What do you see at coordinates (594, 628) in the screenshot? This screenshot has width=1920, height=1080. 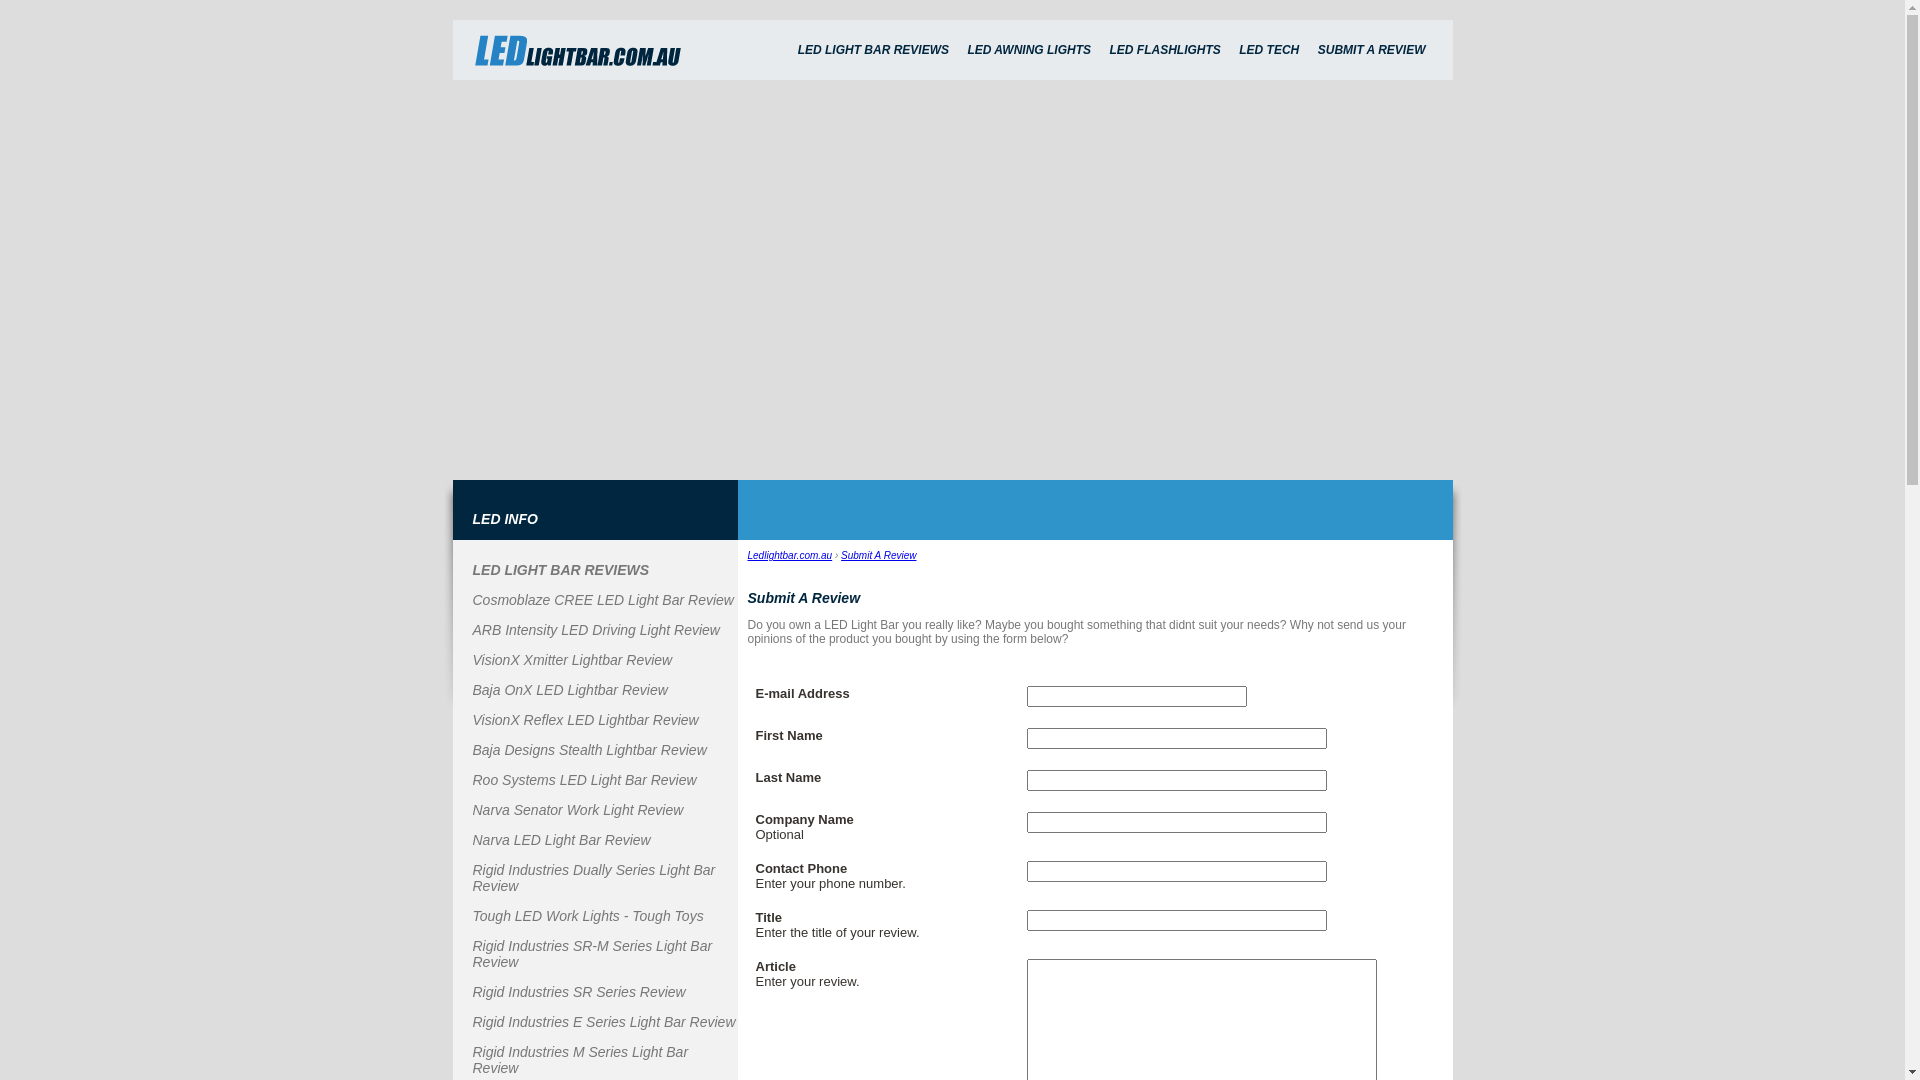 I see `'ARB Intensity LED Driving Light Review'` at bounding box center [594, 628].